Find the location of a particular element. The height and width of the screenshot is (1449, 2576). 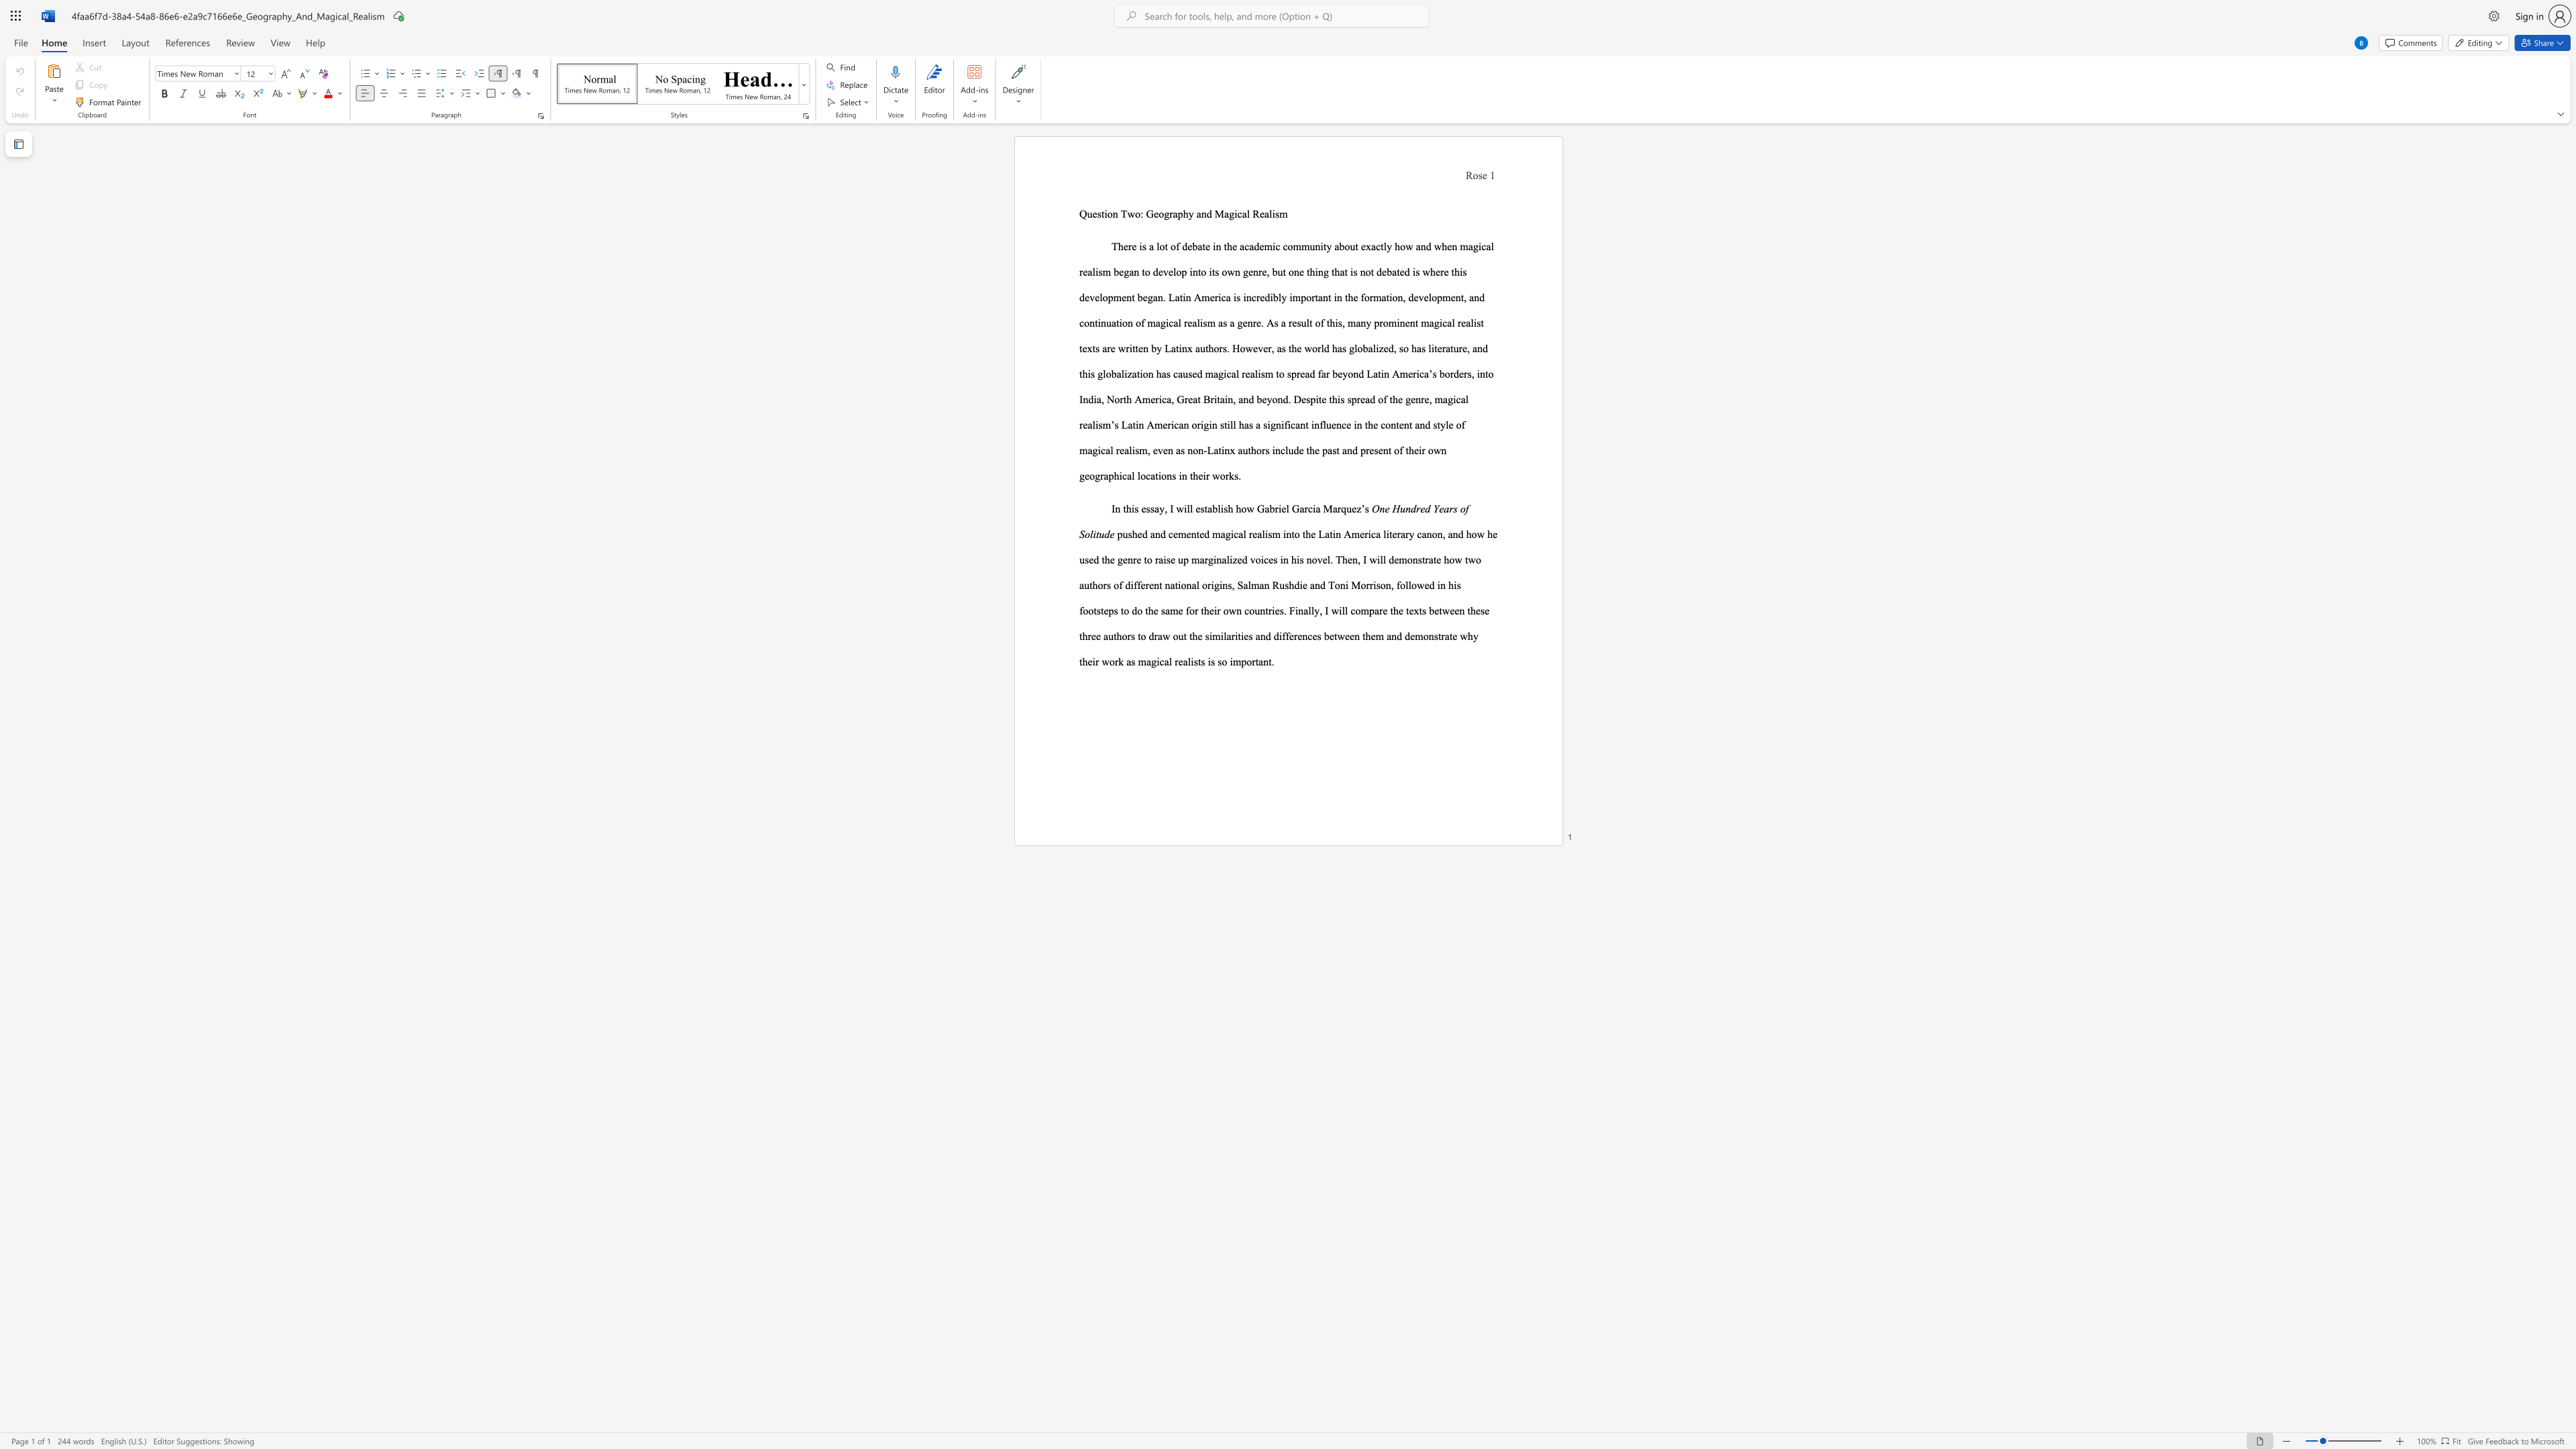

the 2th character "s" in the text is located at coordinates (1097, 610).